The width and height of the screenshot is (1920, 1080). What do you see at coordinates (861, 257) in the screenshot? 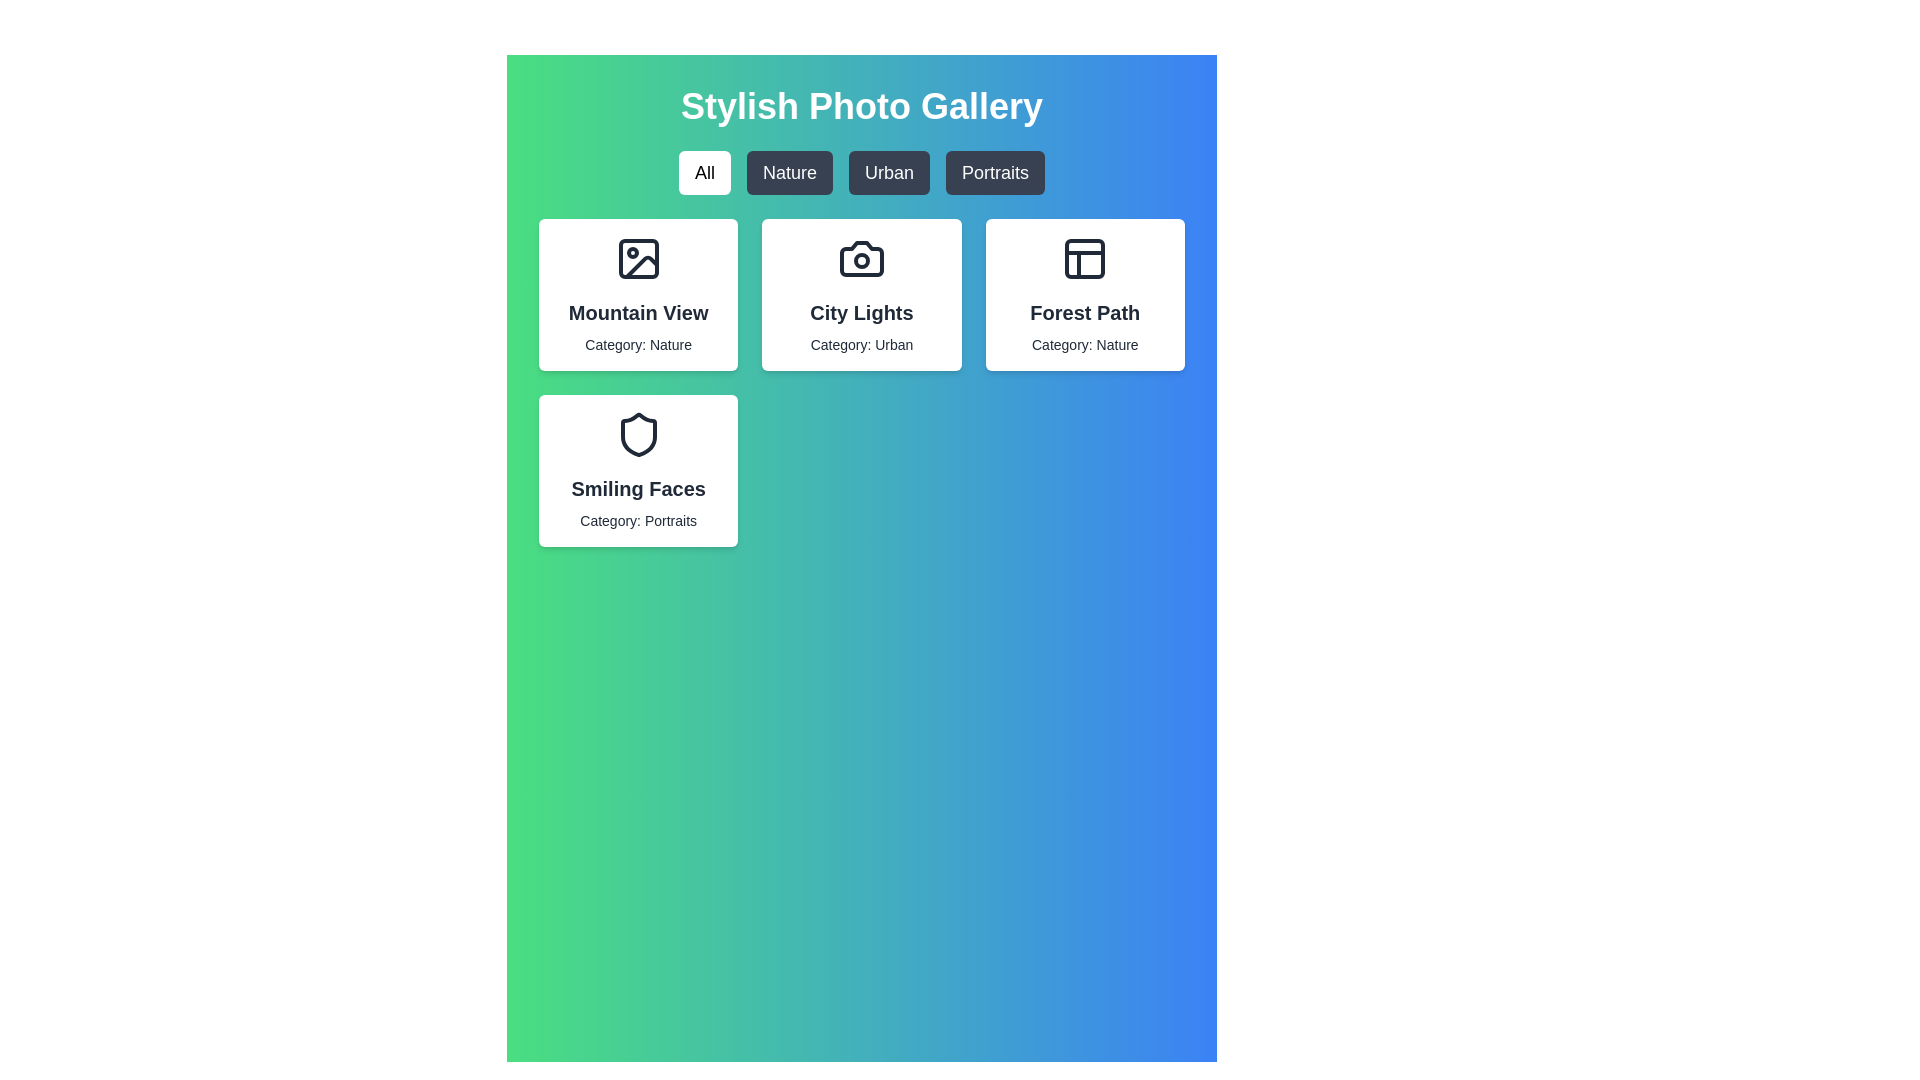
I see `the 'City Lights' icon located in the center of the top row of the cards section, which visually represents urban photography` at bounding box center [861, 257].